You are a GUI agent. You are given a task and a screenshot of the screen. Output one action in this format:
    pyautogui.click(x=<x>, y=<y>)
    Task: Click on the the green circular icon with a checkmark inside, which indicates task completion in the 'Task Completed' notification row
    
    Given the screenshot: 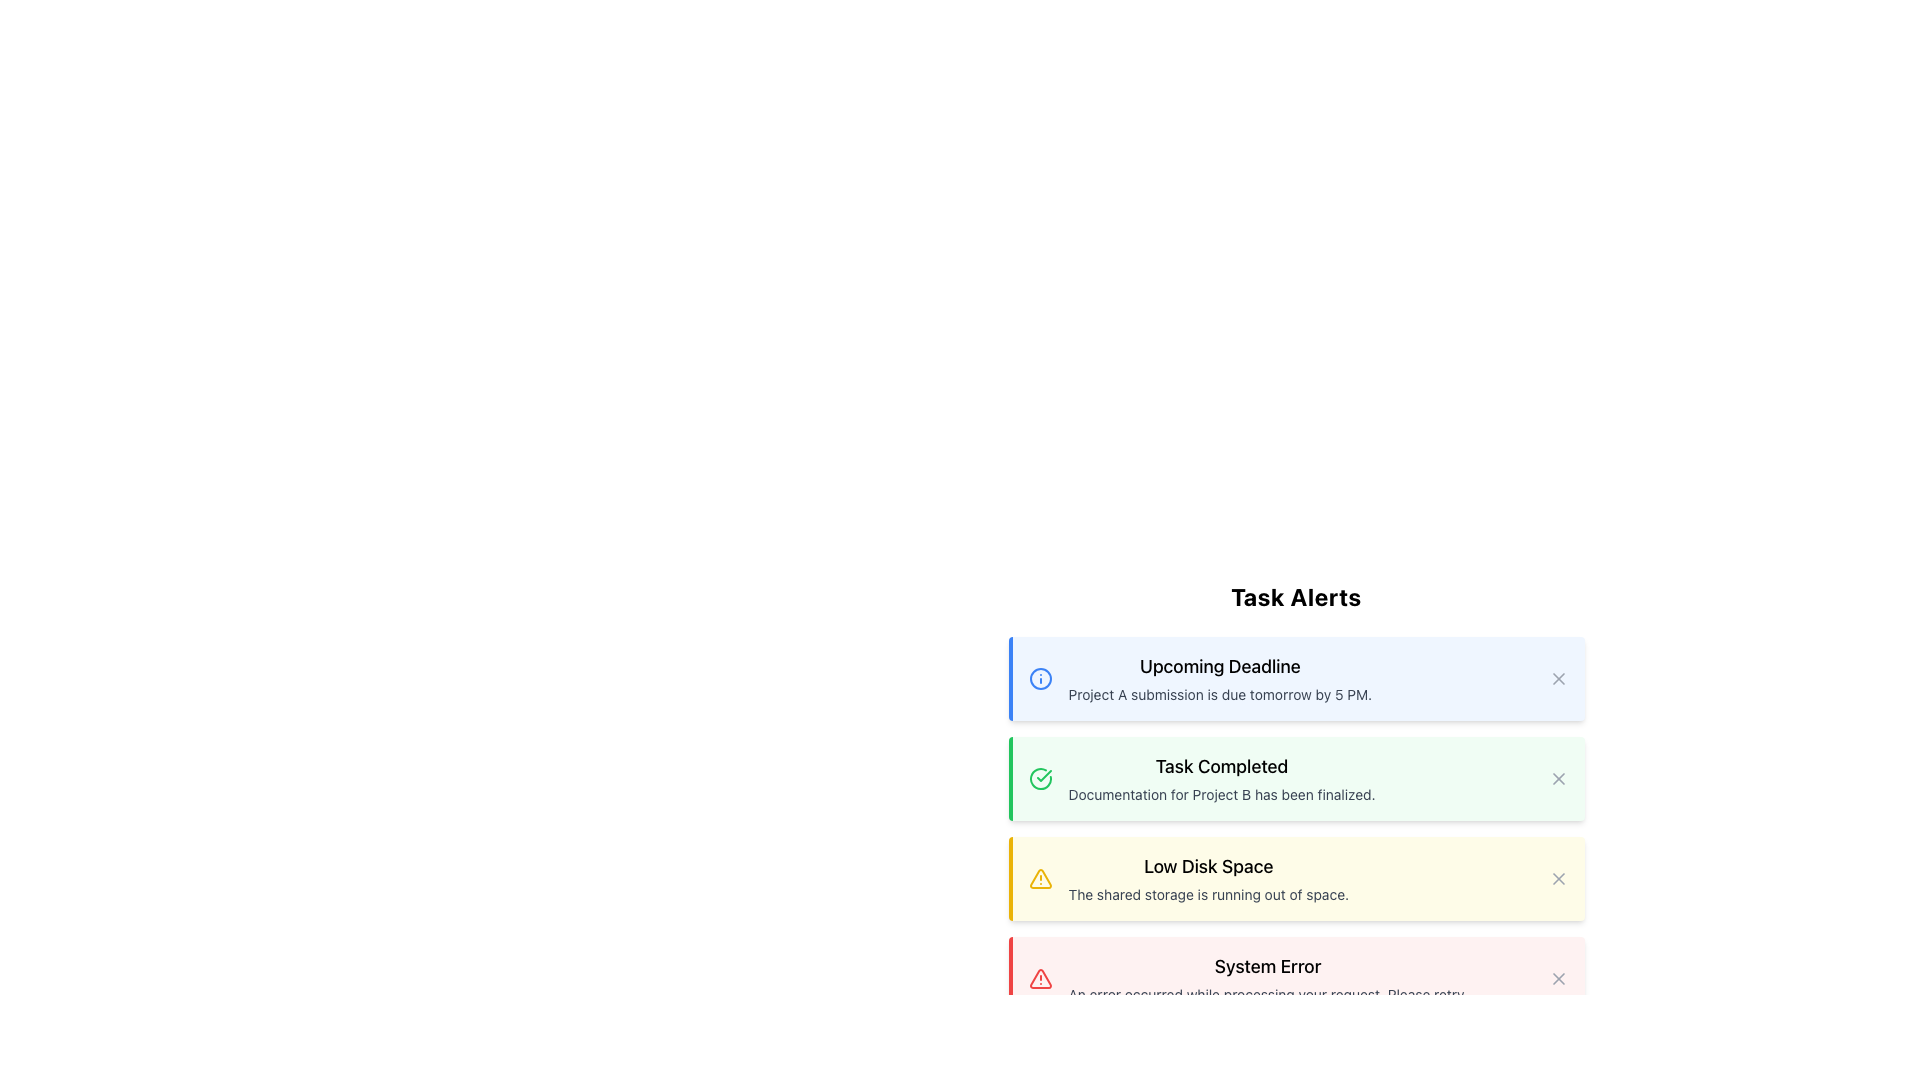 What is the action you would take?
    pyautogui.click(x=1040, y=778)
    